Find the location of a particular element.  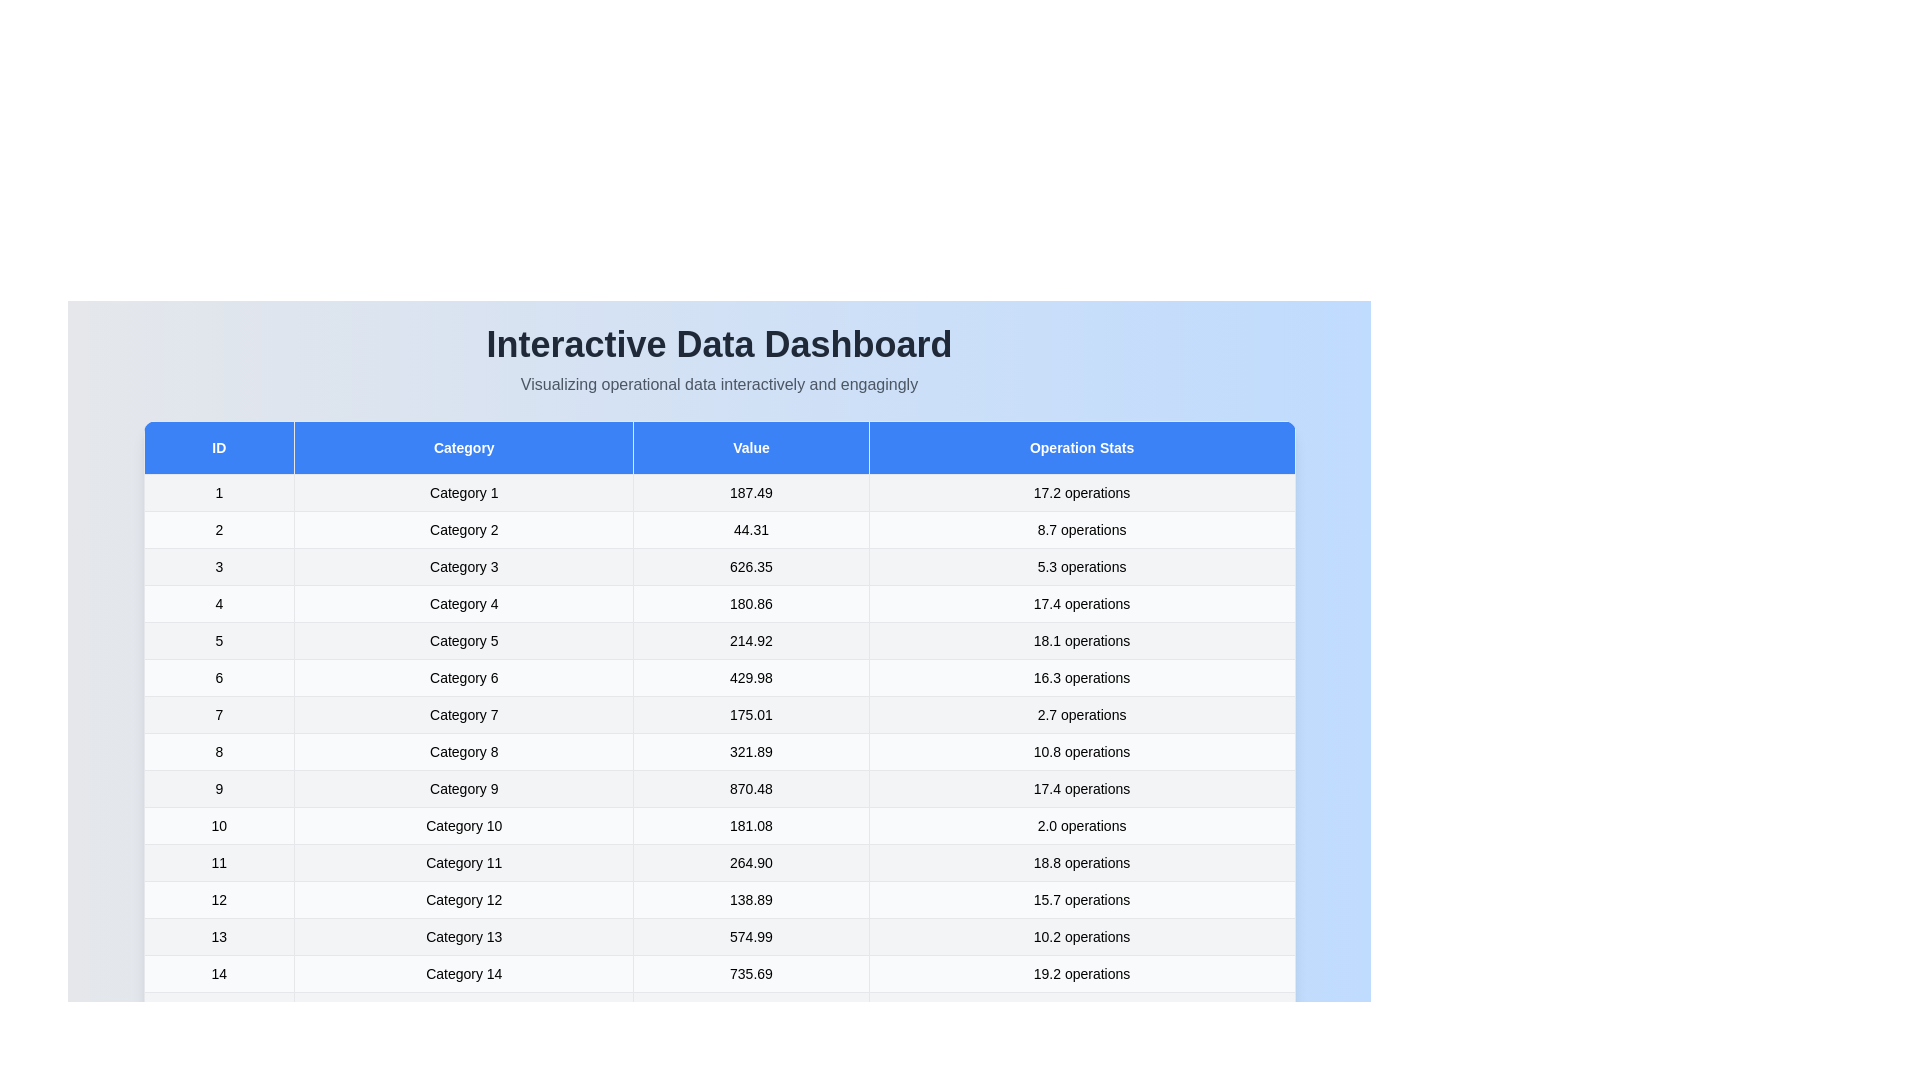

the text of the table row corresponding to the desired data entry is located at coordinates (463, 493).